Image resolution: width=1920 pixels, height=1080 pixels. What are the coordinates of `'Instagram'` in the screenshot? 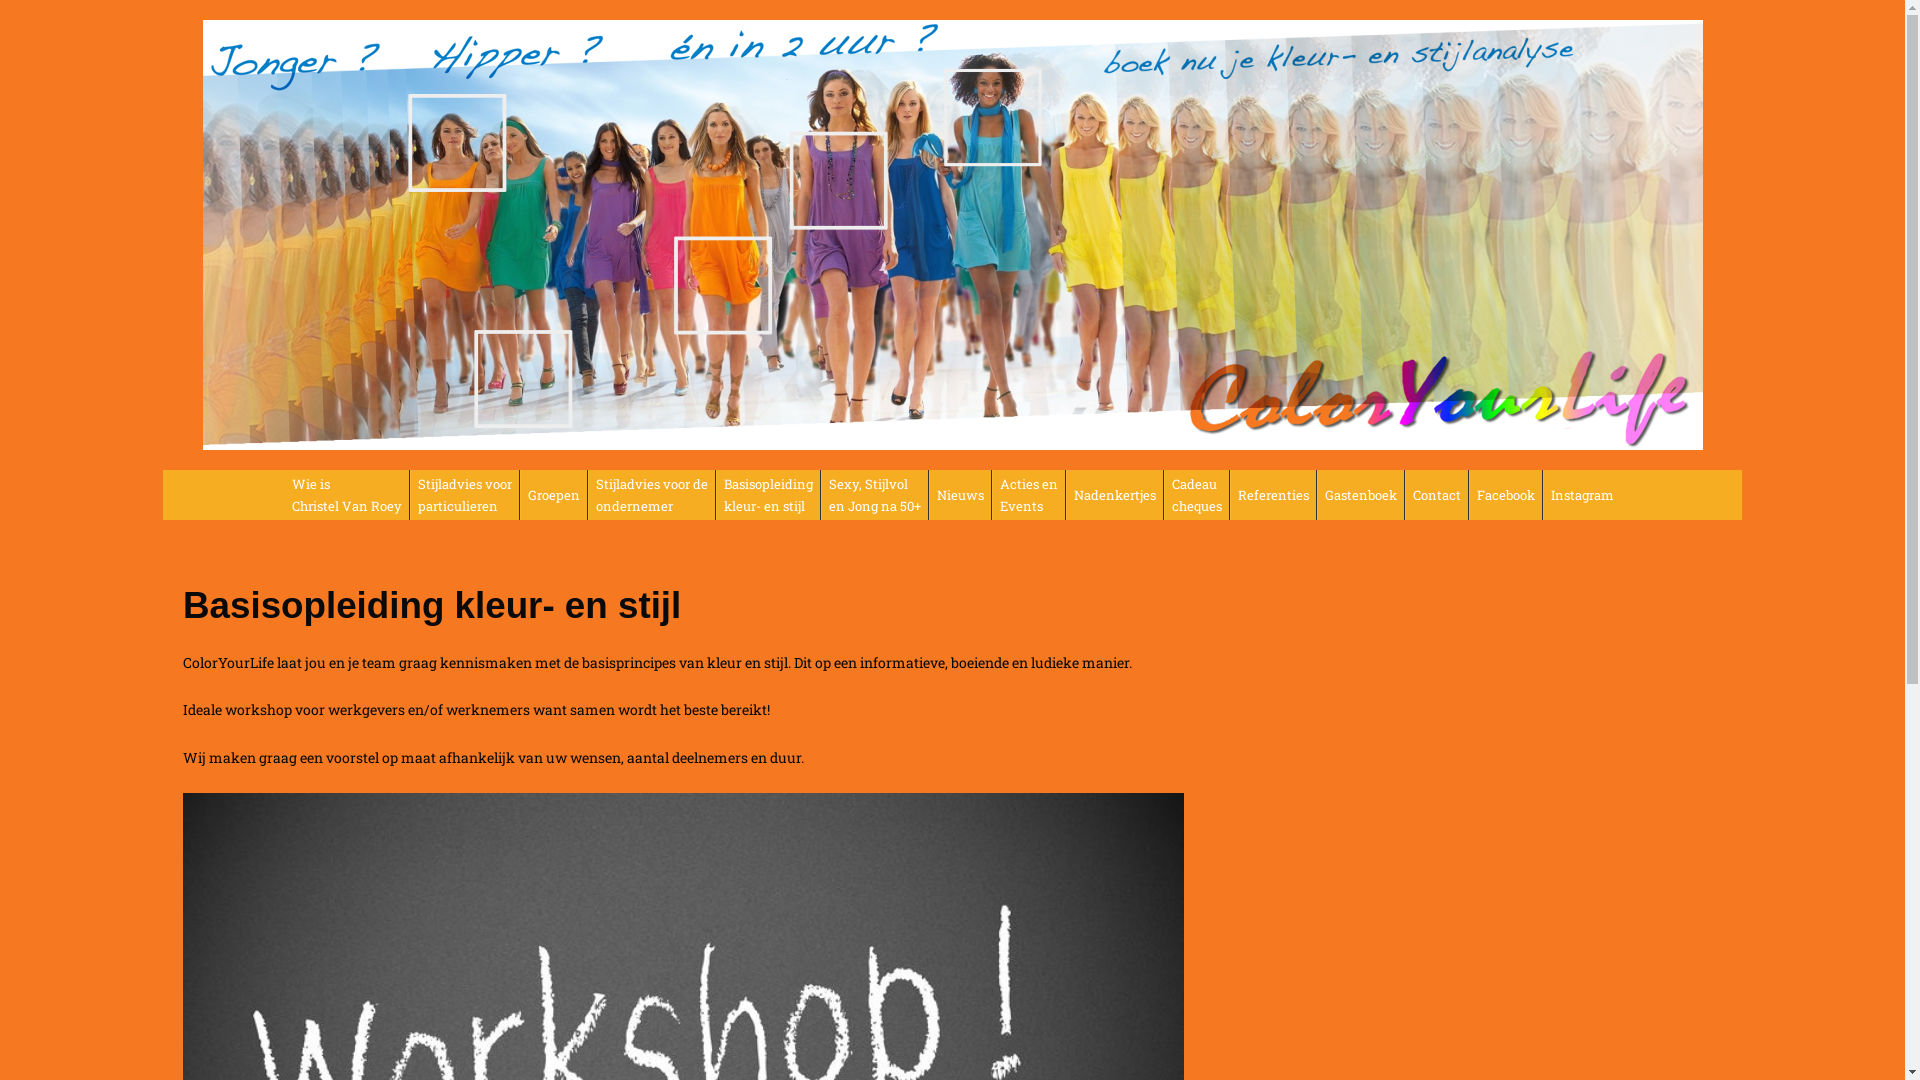 It's located at (1581, 494).